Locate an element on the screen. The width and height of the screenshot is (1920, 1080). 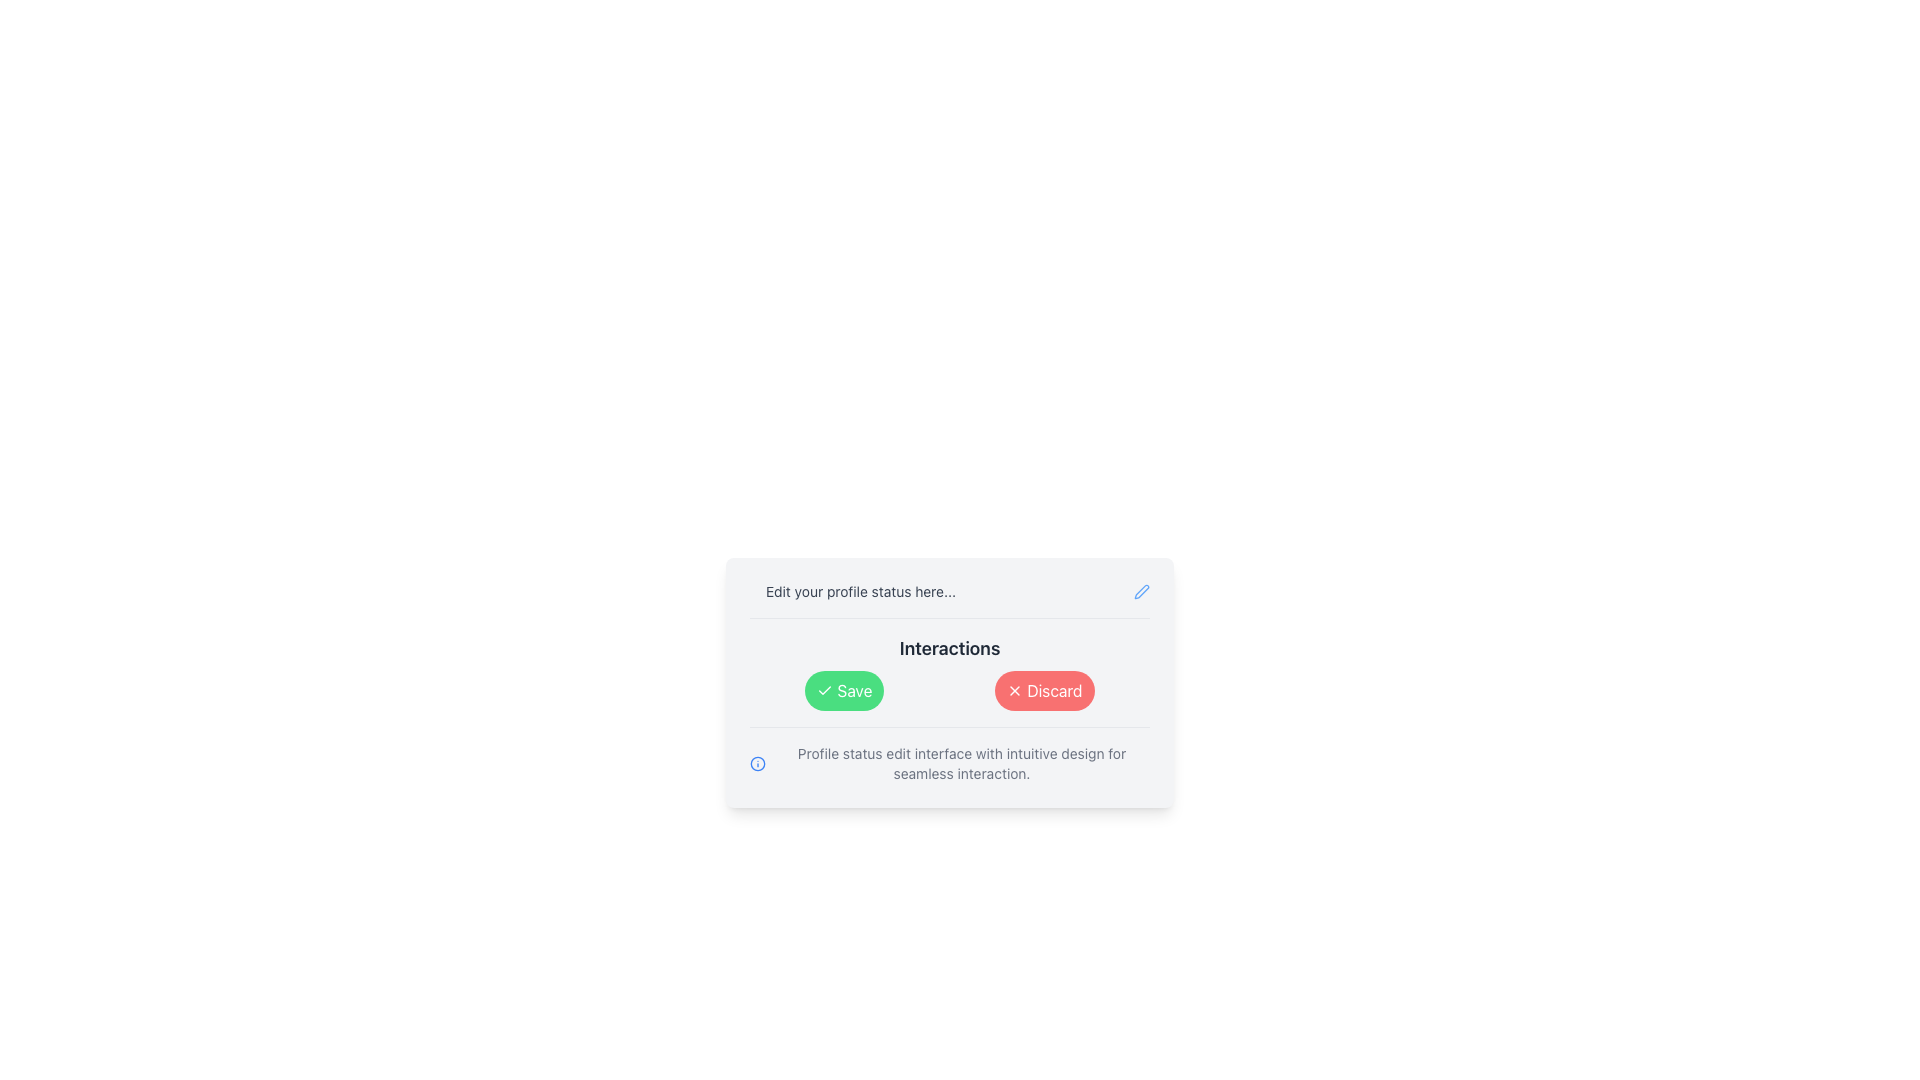
text prompt labeled 'Edit your profile status here...' which is positioned at the top of a card interface above the 'Interactions' section is located at coordinates (949, 590).